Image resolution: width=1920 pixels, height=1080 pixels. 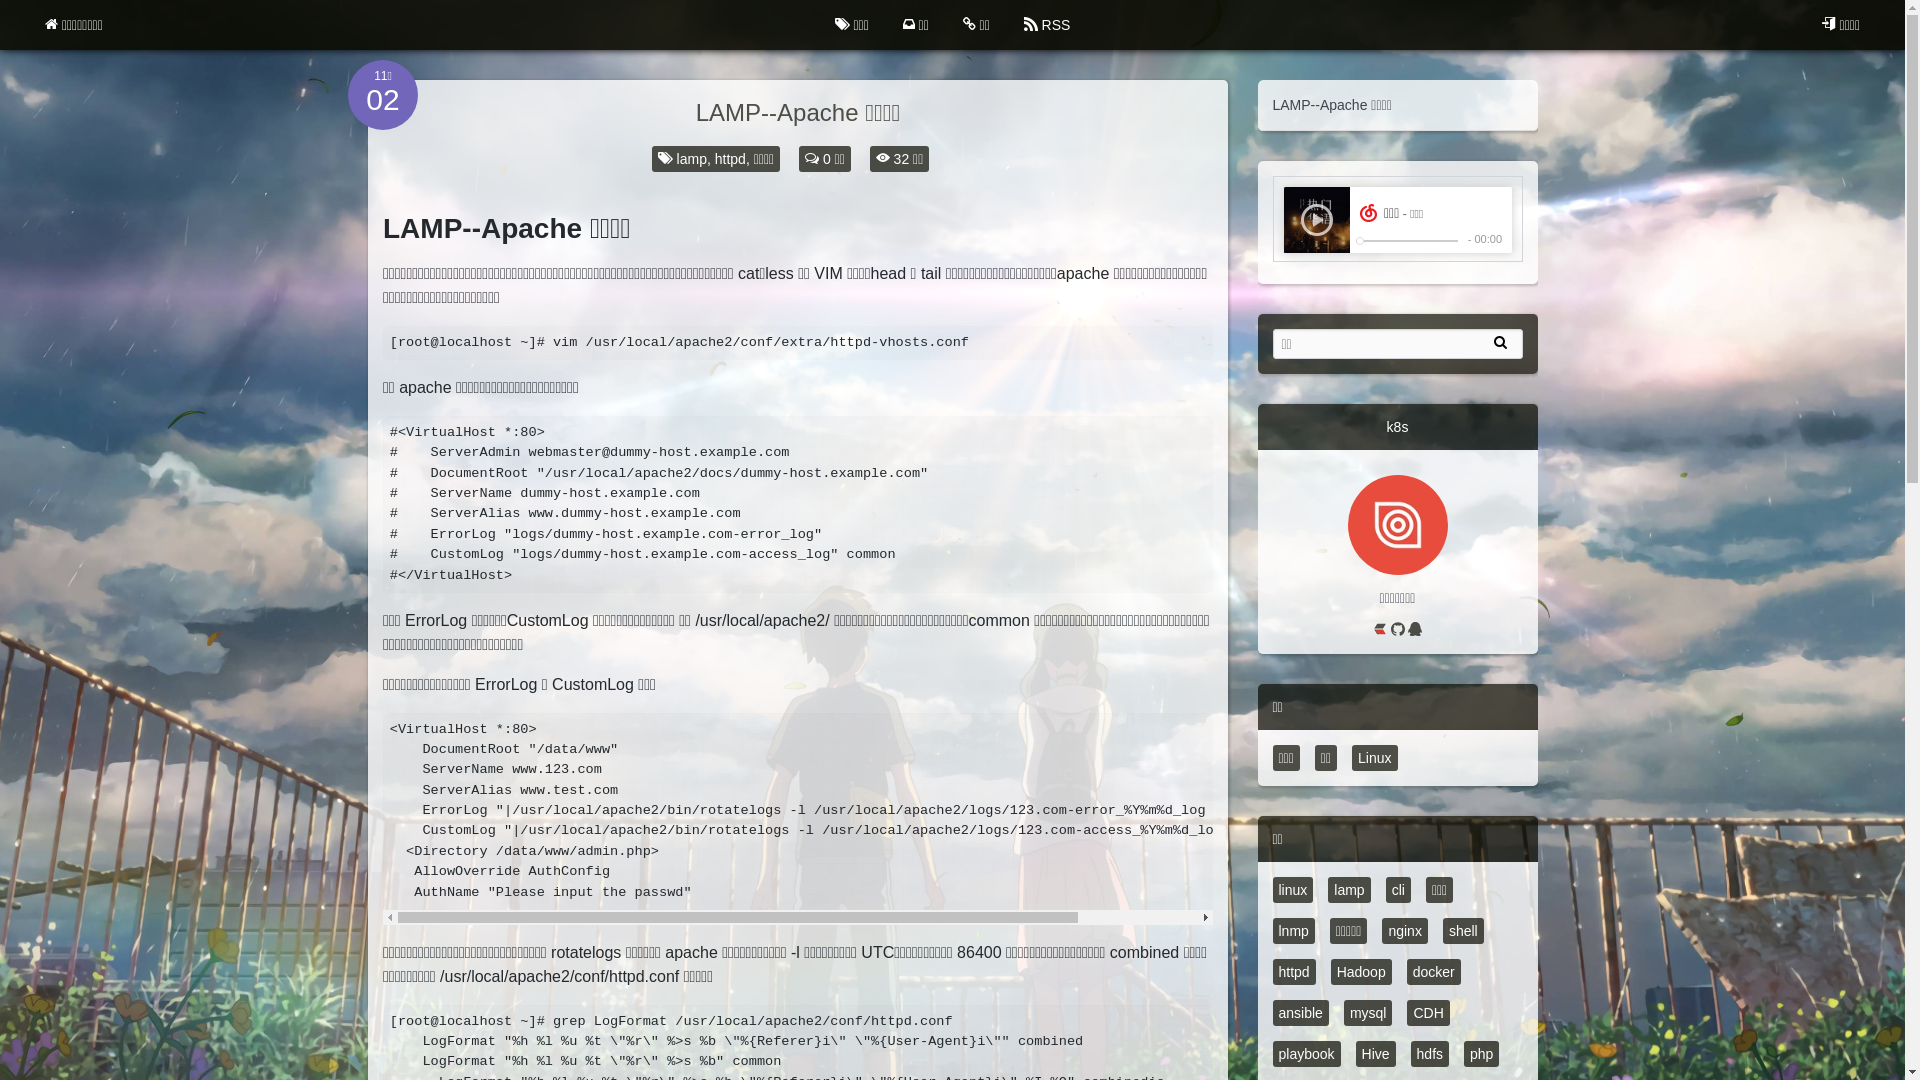 What do you see at coordinates (1305, 1052) in the screenshot?
I see `'playbook'` at bounding box center [1305, 1052].